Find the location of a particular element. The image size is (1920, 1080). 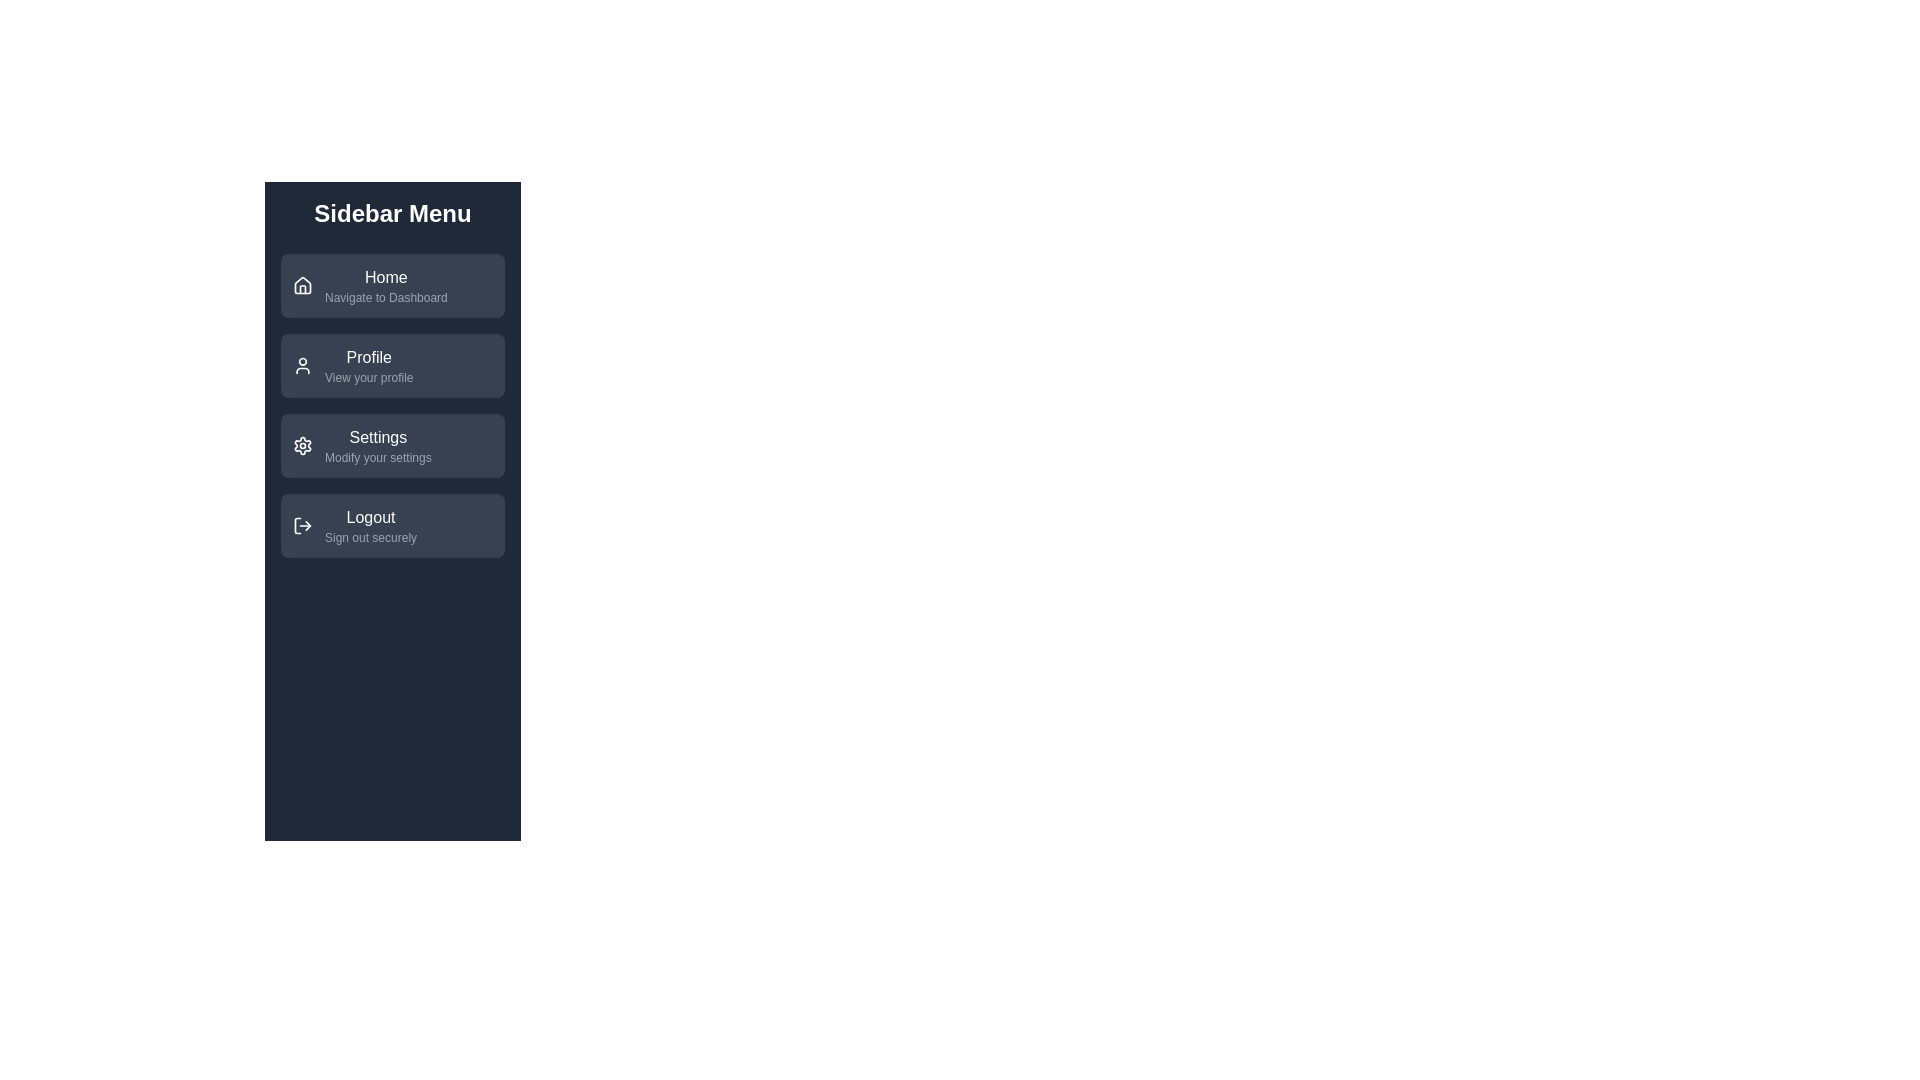

the menu item labeled 'Home' to view its description is located at coordinates (393, 285).